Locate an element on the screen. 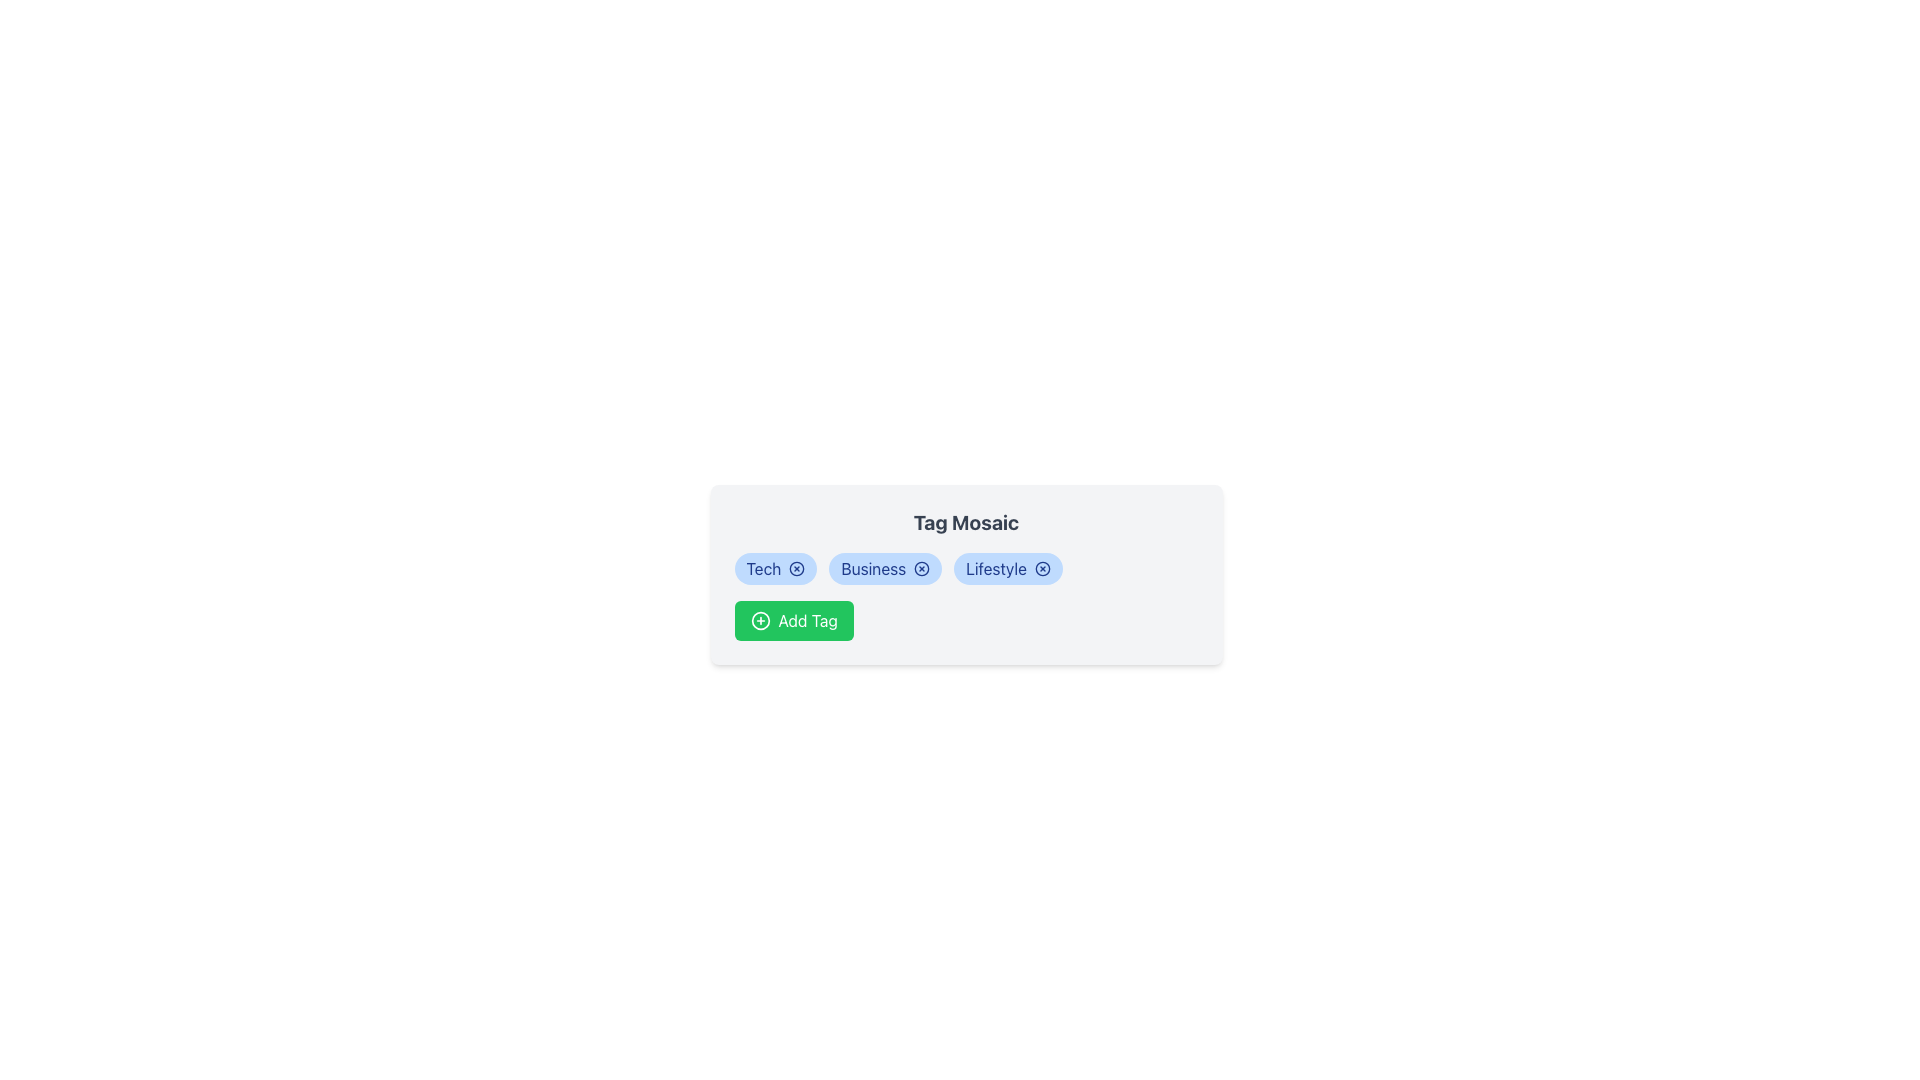 This screenshot has width=1920, height=1080. a tag from the Tag list, which features light blue background and blue text is located at coordinates (966, 569).